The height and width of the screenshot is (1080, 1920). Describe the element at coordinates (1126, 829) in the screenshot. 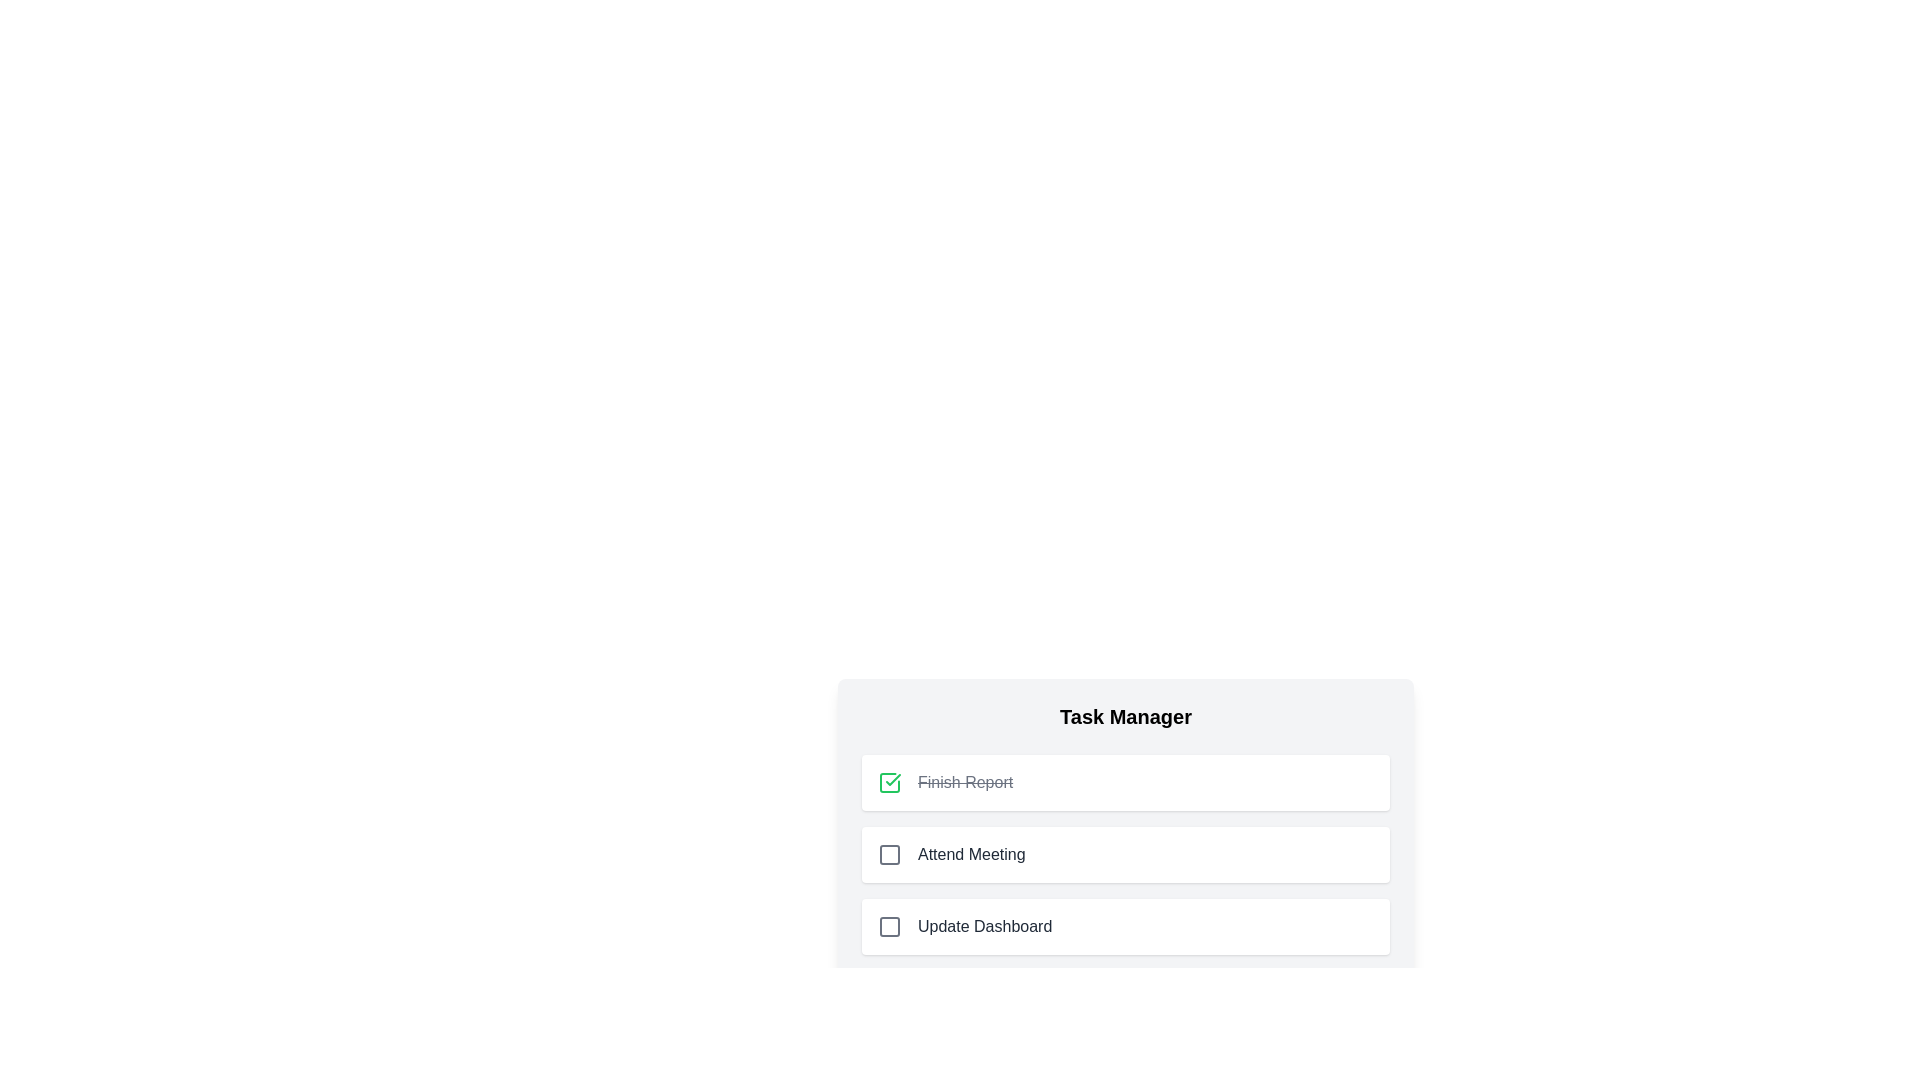

I see `the 'Attend Meeting' checklist item` at that location.